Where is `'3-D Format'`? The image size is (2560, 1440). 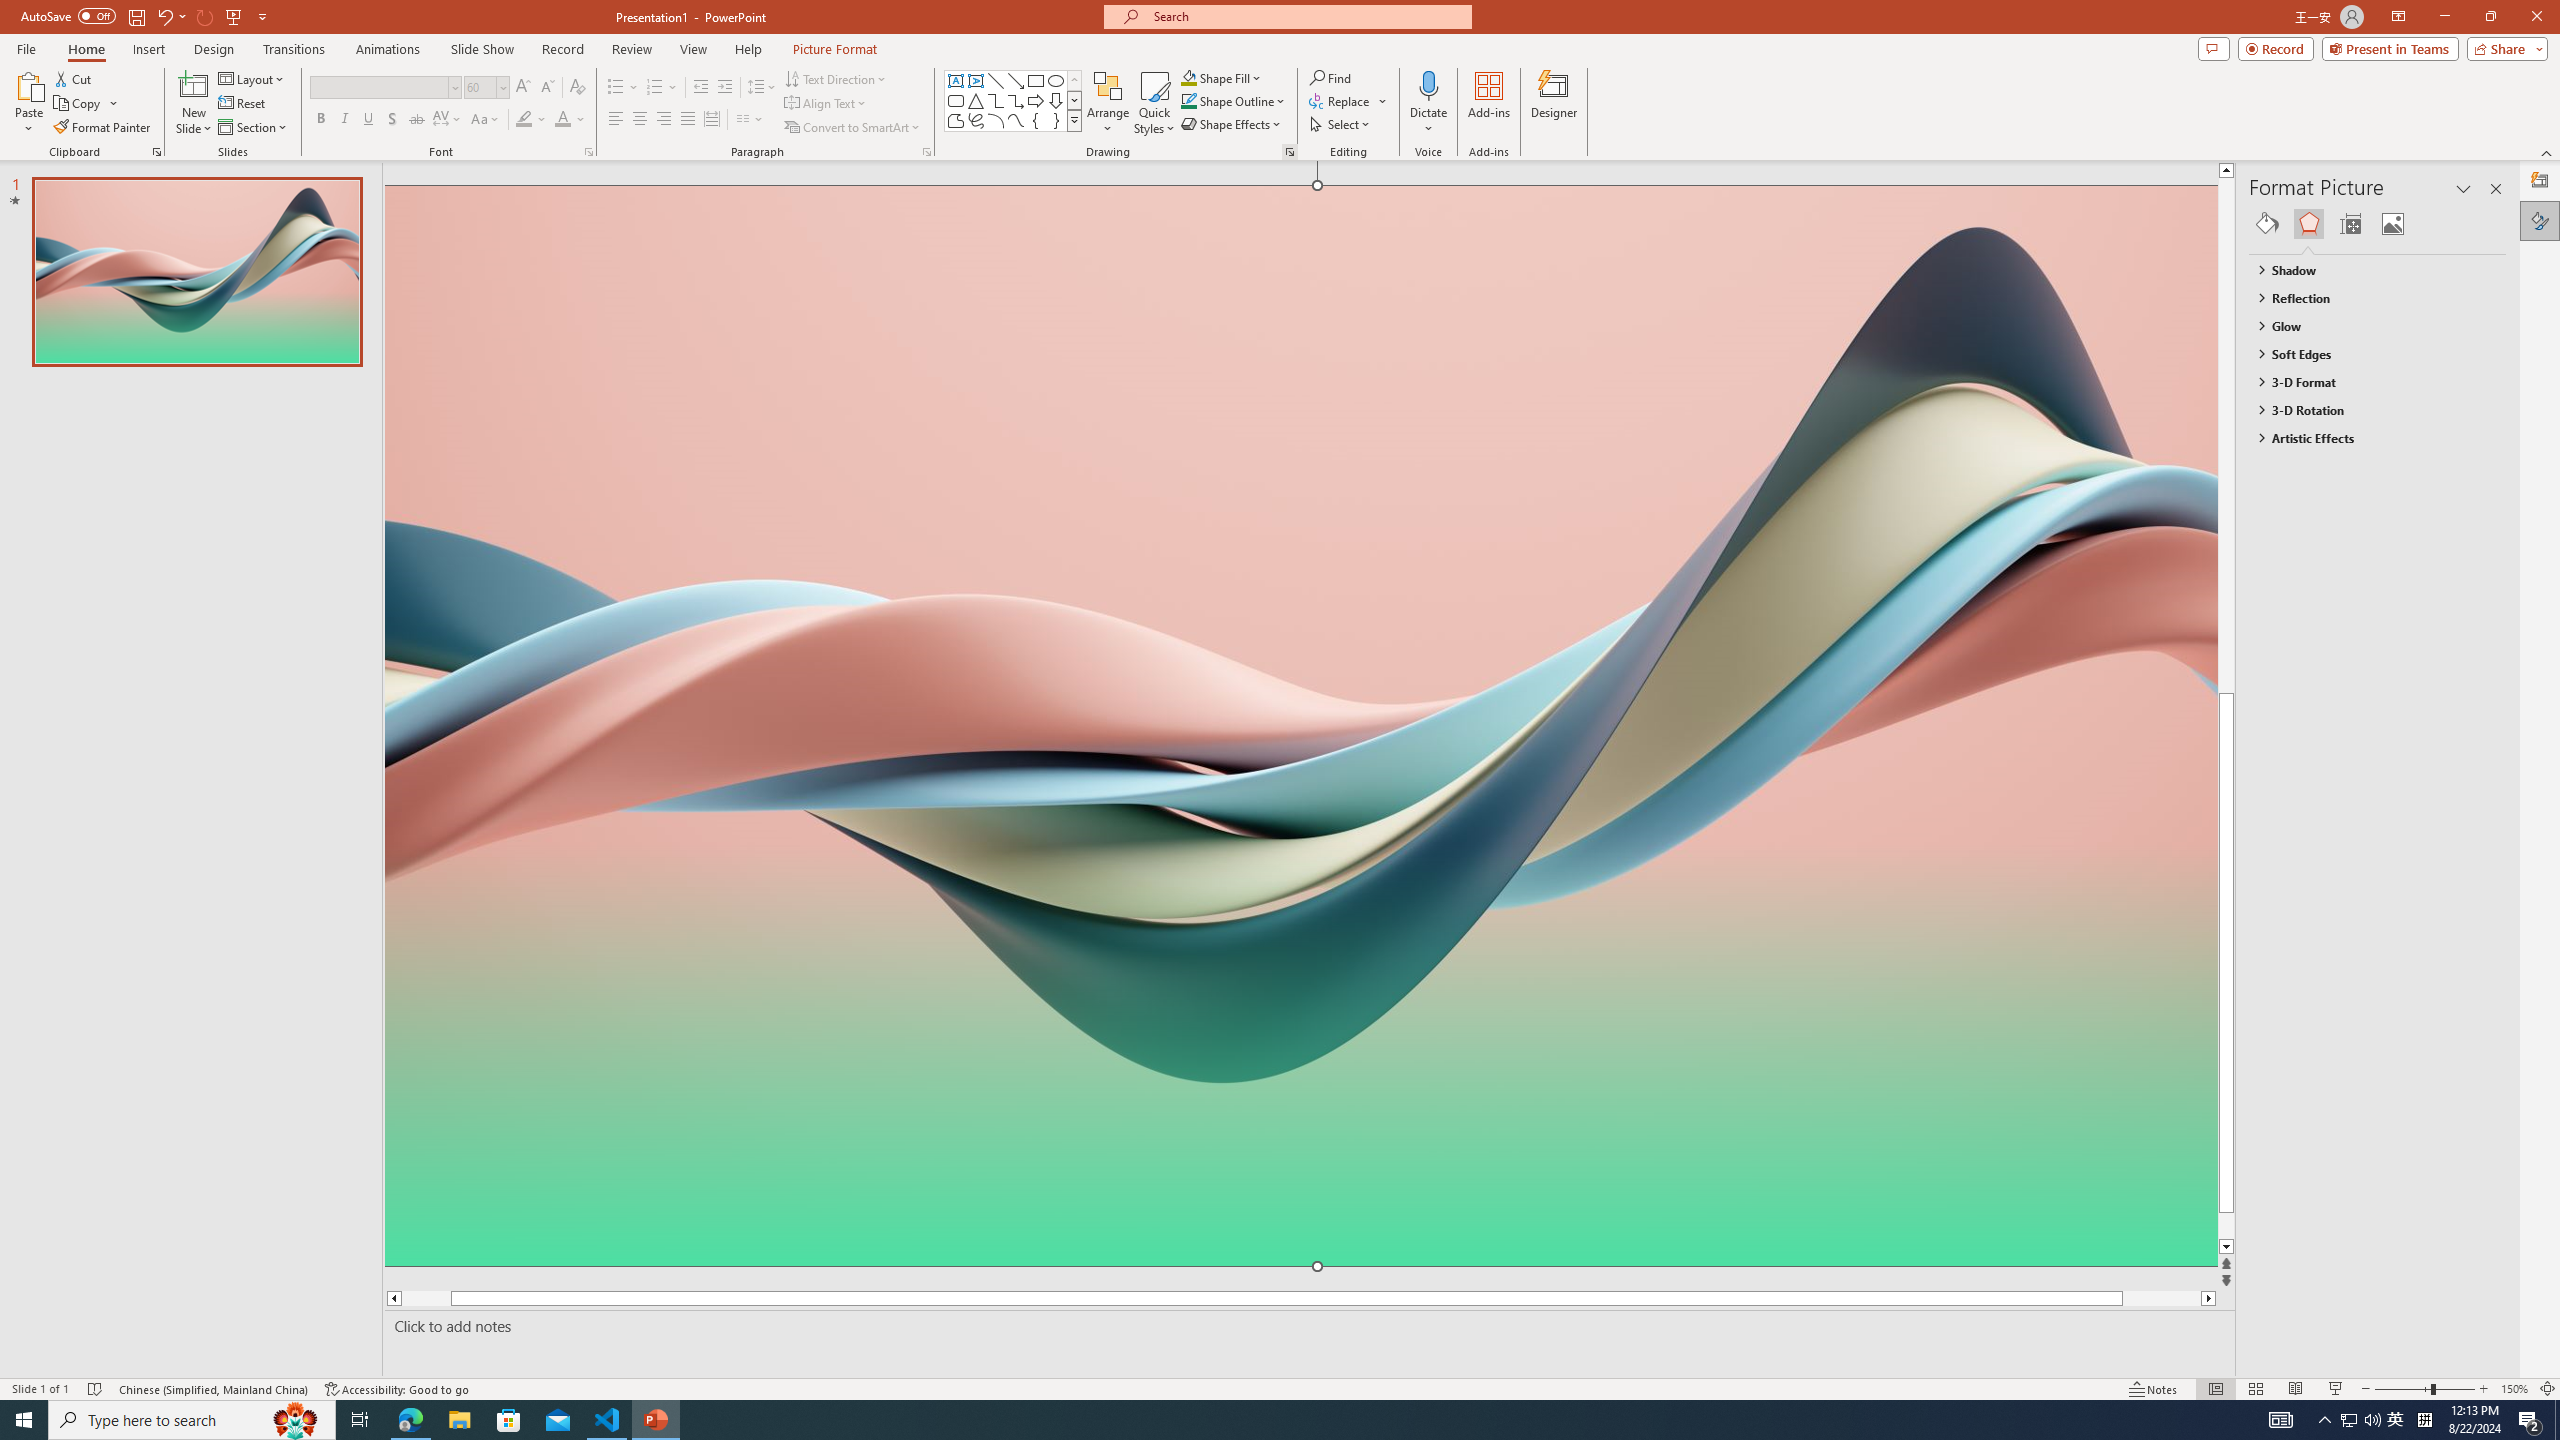 '3-D Format' is located at coordinates (2368, 382).